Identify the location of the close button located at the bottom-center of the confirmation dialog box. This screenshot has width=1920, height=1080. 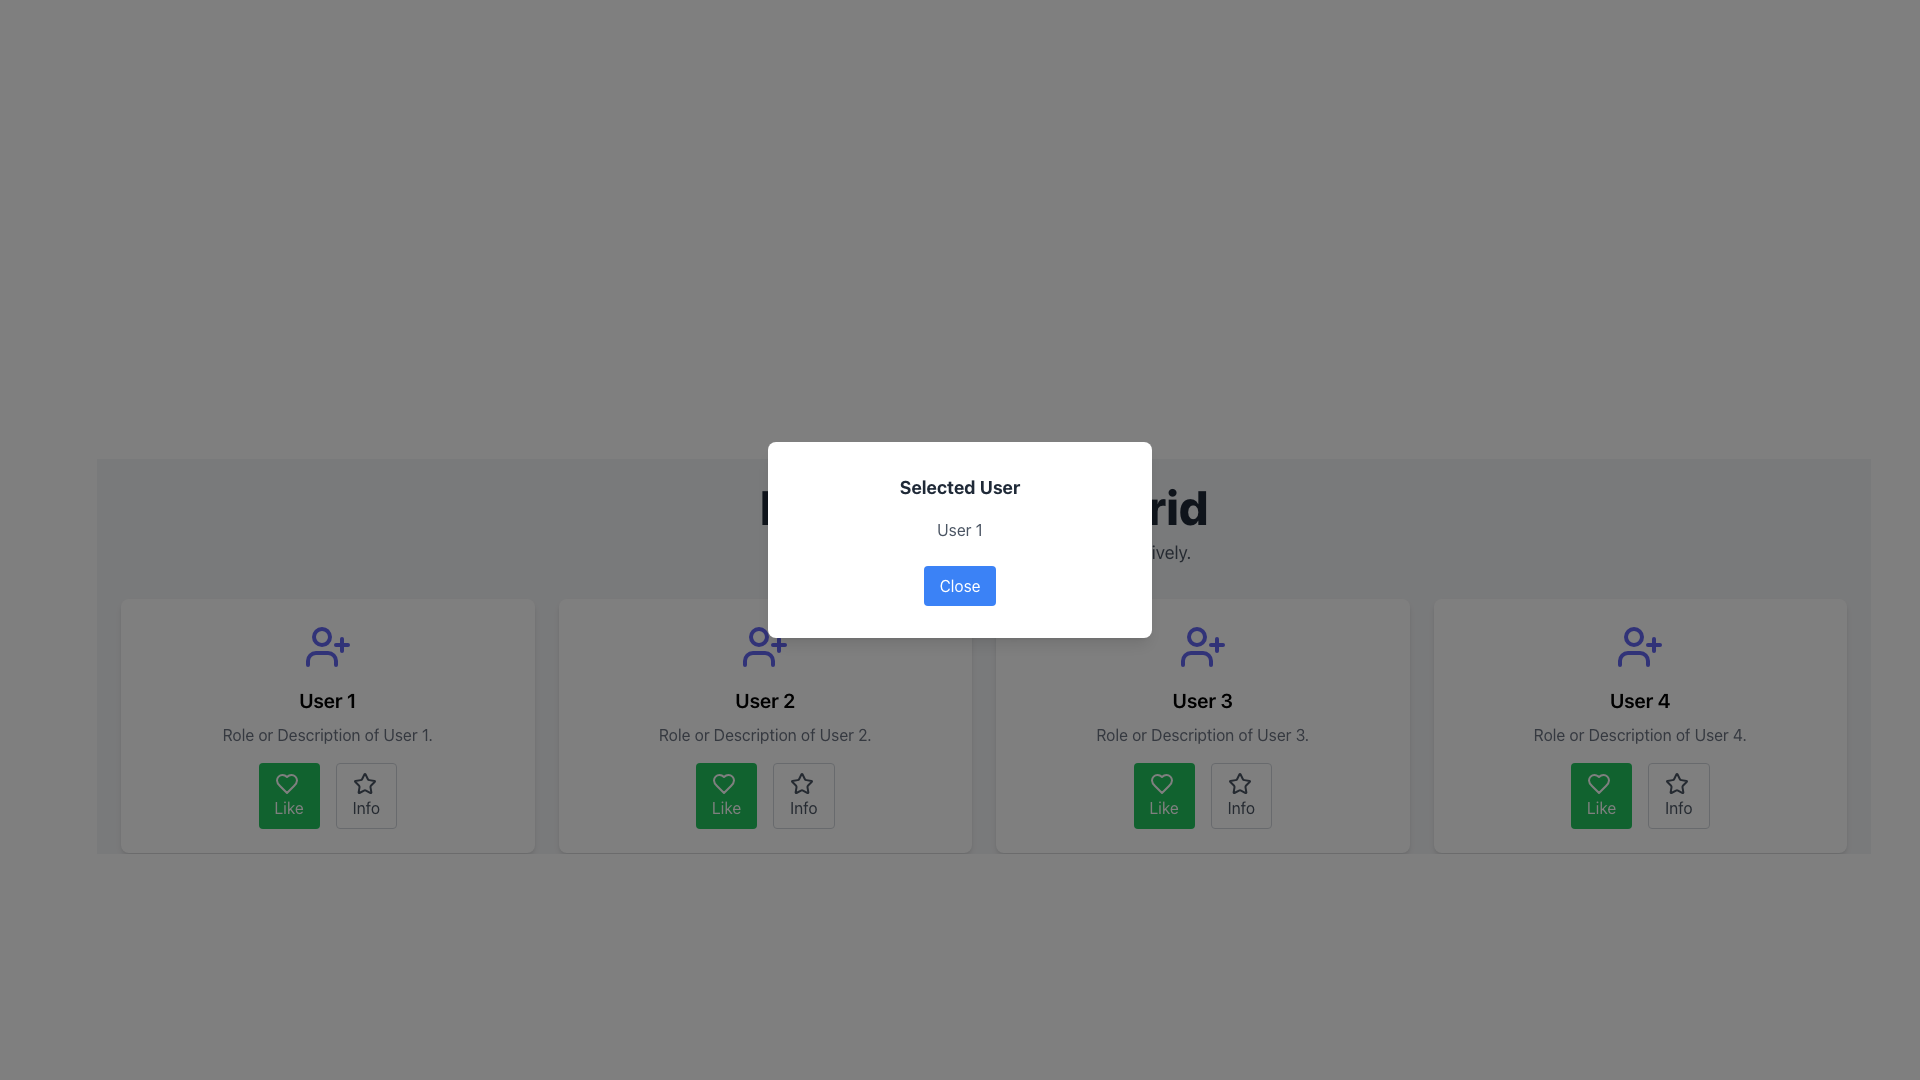
(960, 585).